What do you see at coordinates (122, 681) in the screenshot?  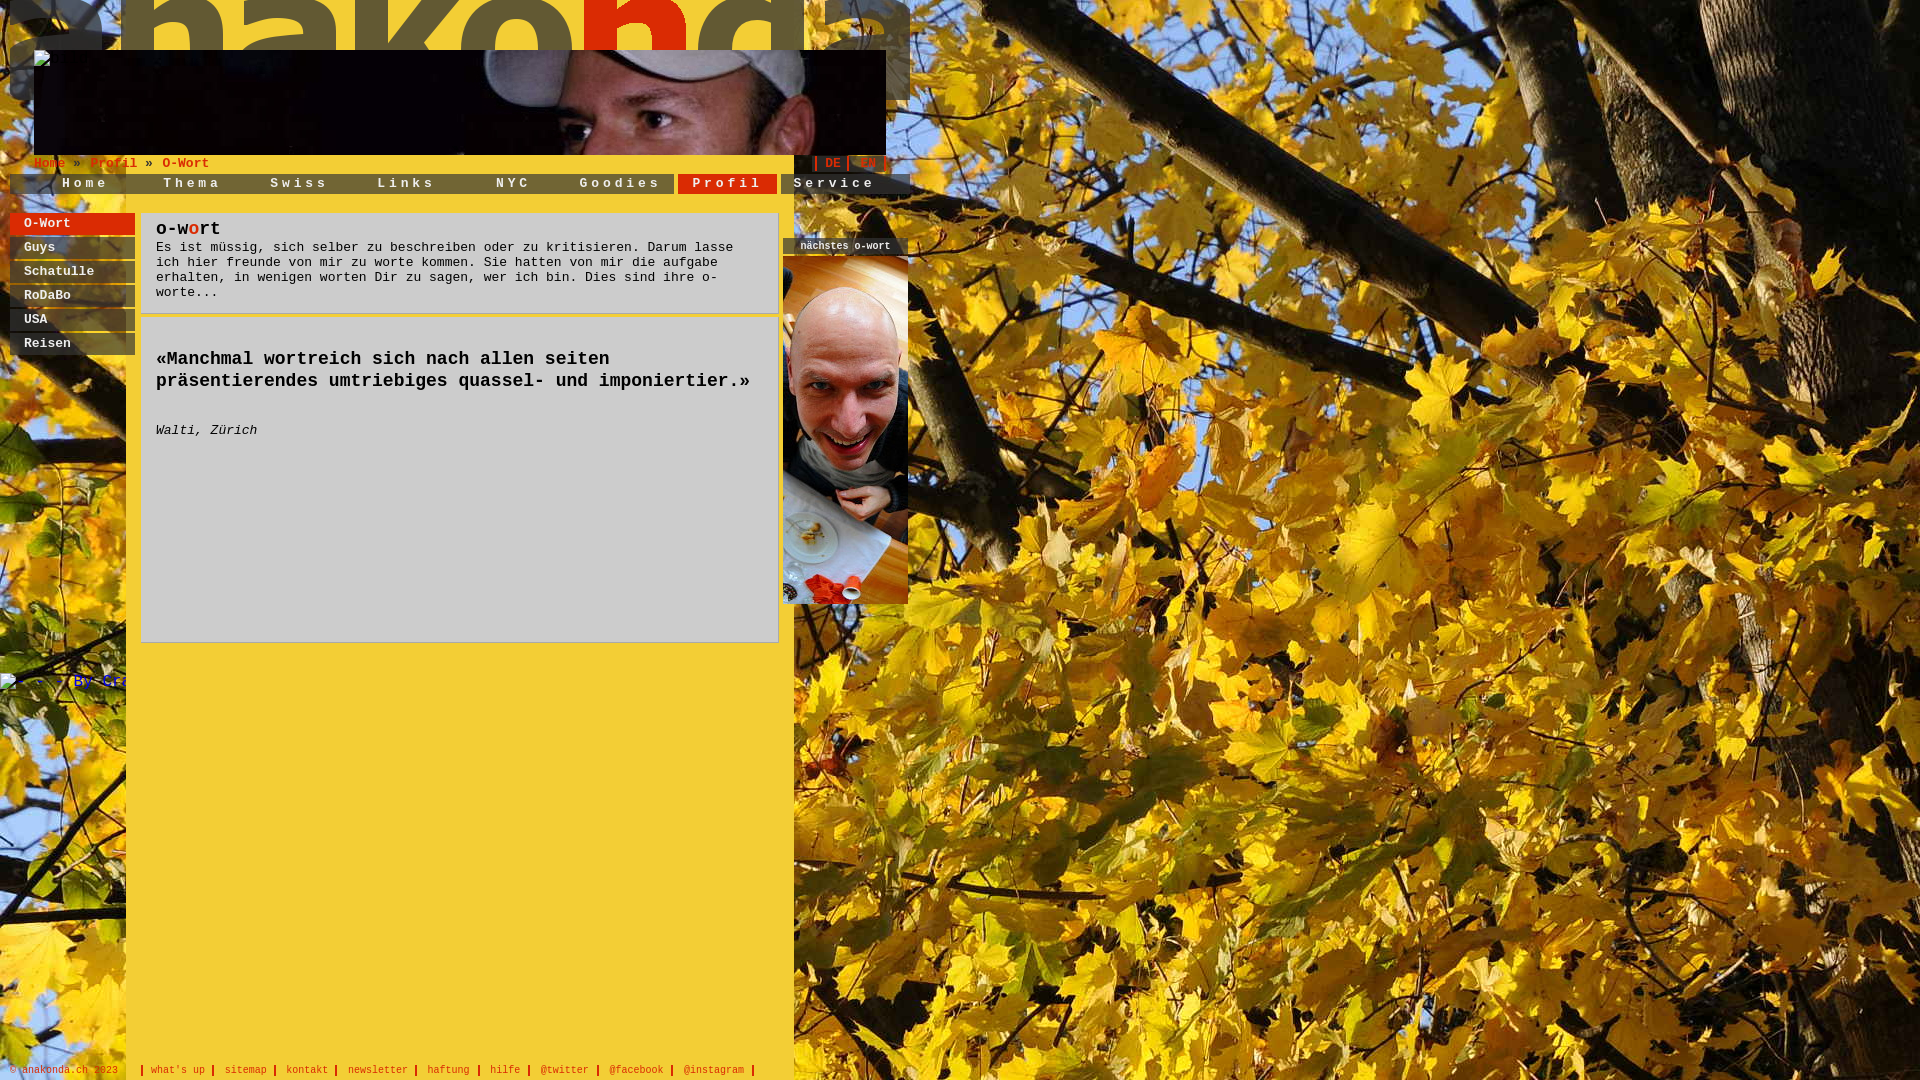 I see `' - - - By CrazyStat - - - '` at bounding box center [122, 681].